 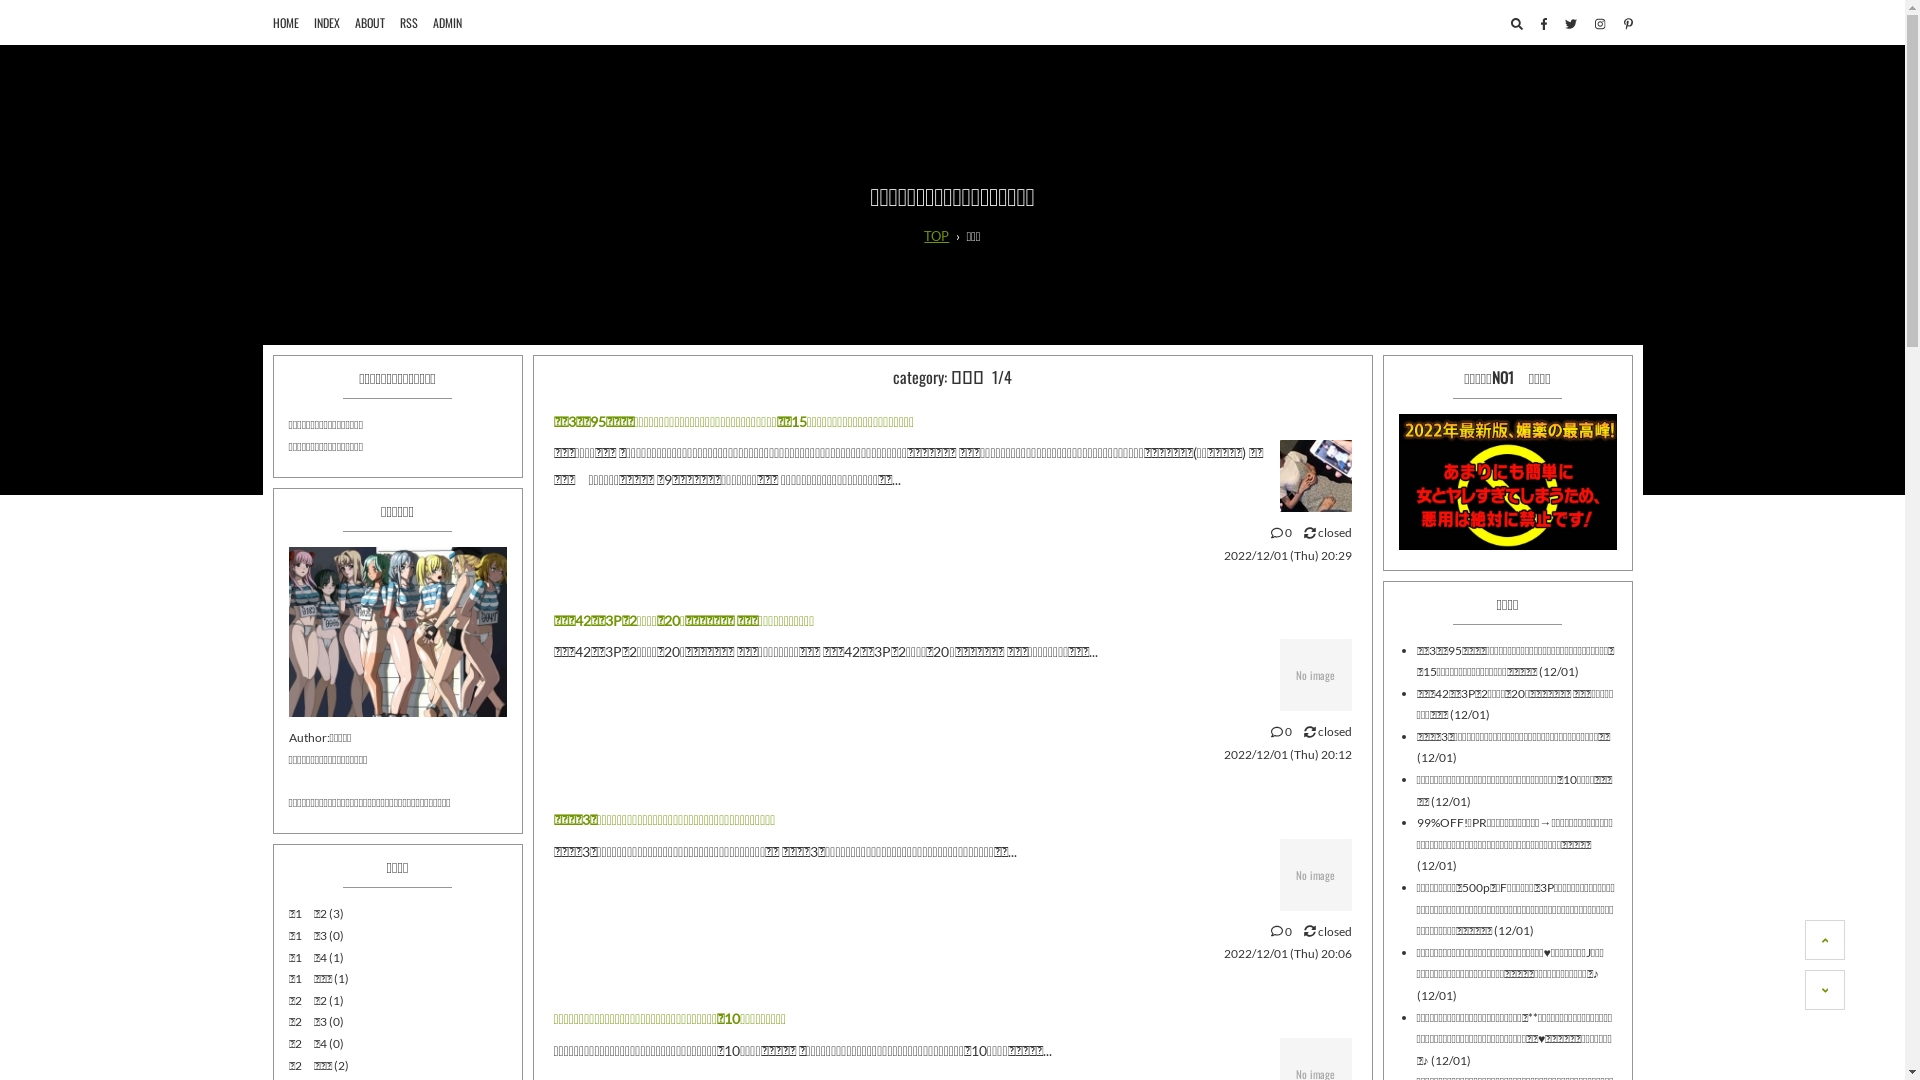 I want to click on 'ABOUT', so click(x=369, y=22).